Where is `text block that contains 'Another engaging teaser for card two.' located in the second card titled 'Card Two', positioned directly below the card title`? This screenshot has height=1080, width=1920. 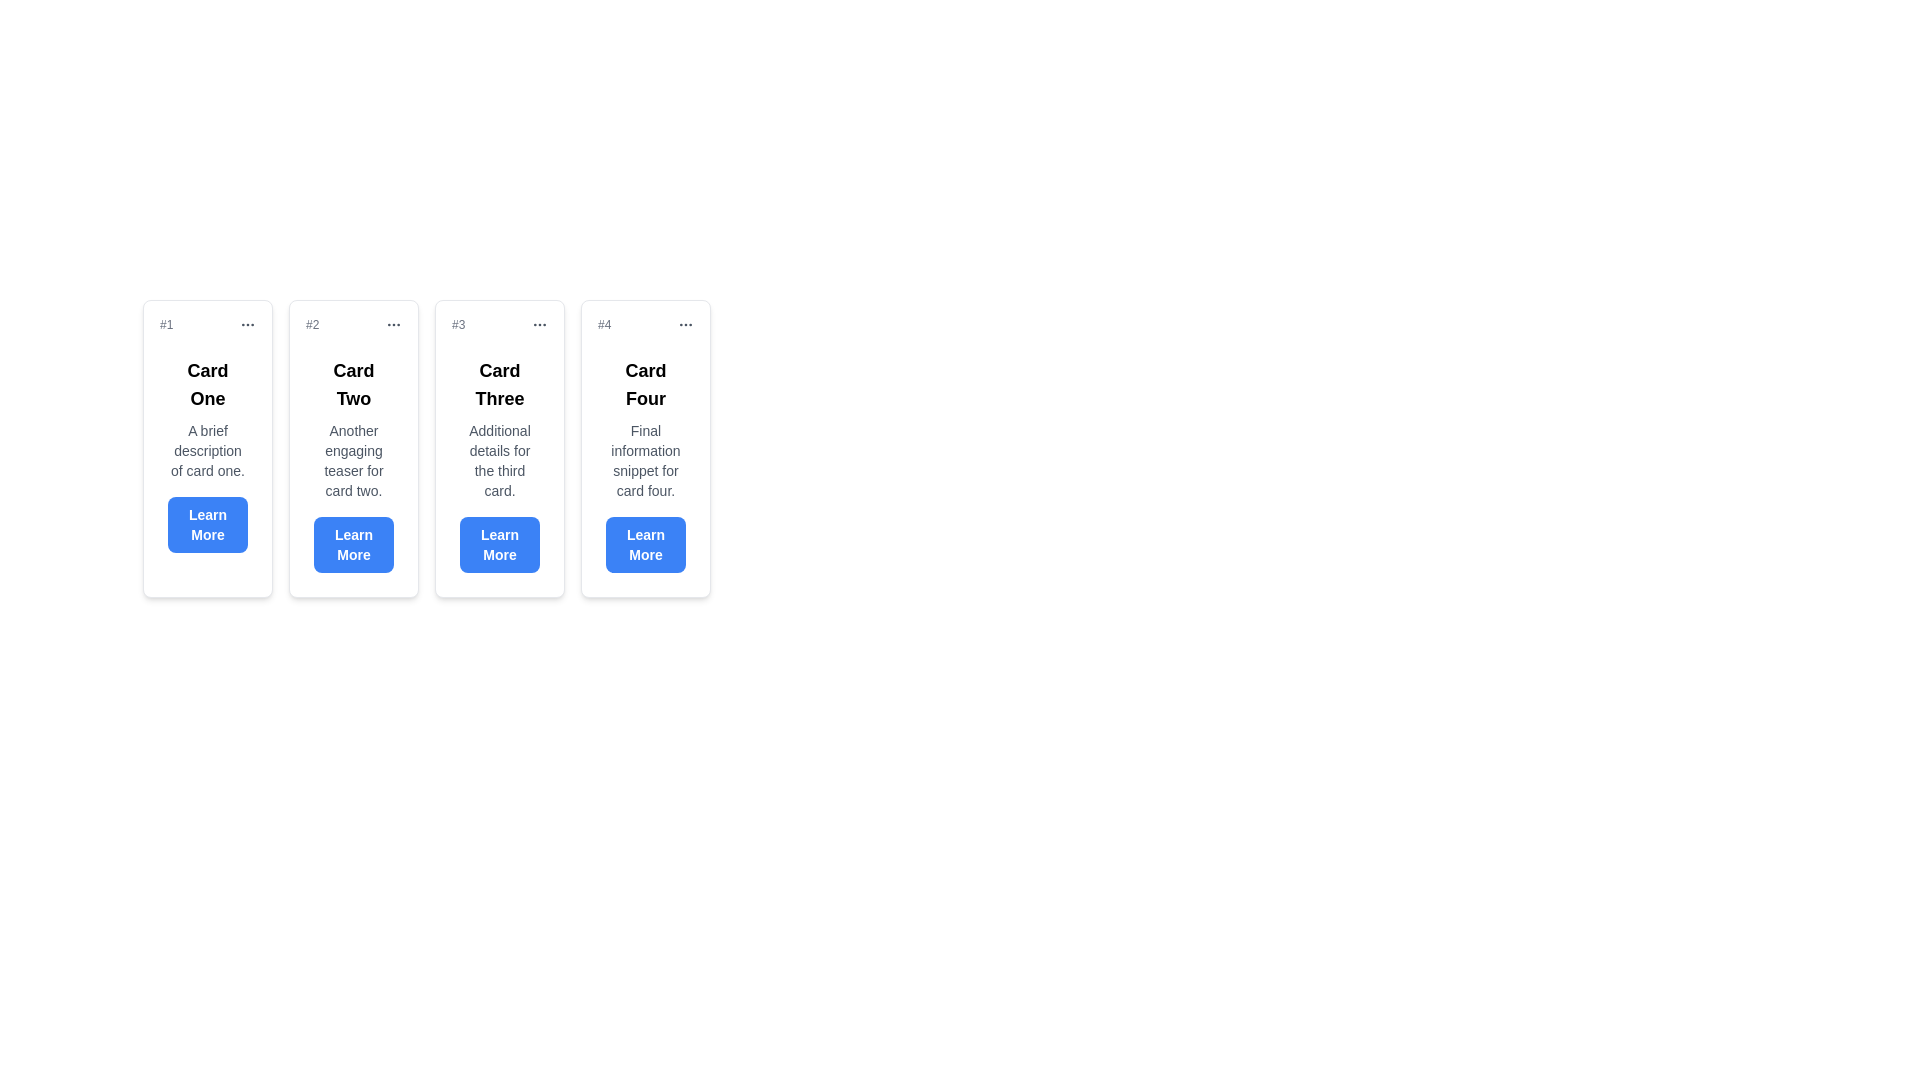
text block that contains 'Another engaging teaser for card two.' located in the second card titled 'Card Two', positioned directly below the card title is located at coordinates (354, 461).